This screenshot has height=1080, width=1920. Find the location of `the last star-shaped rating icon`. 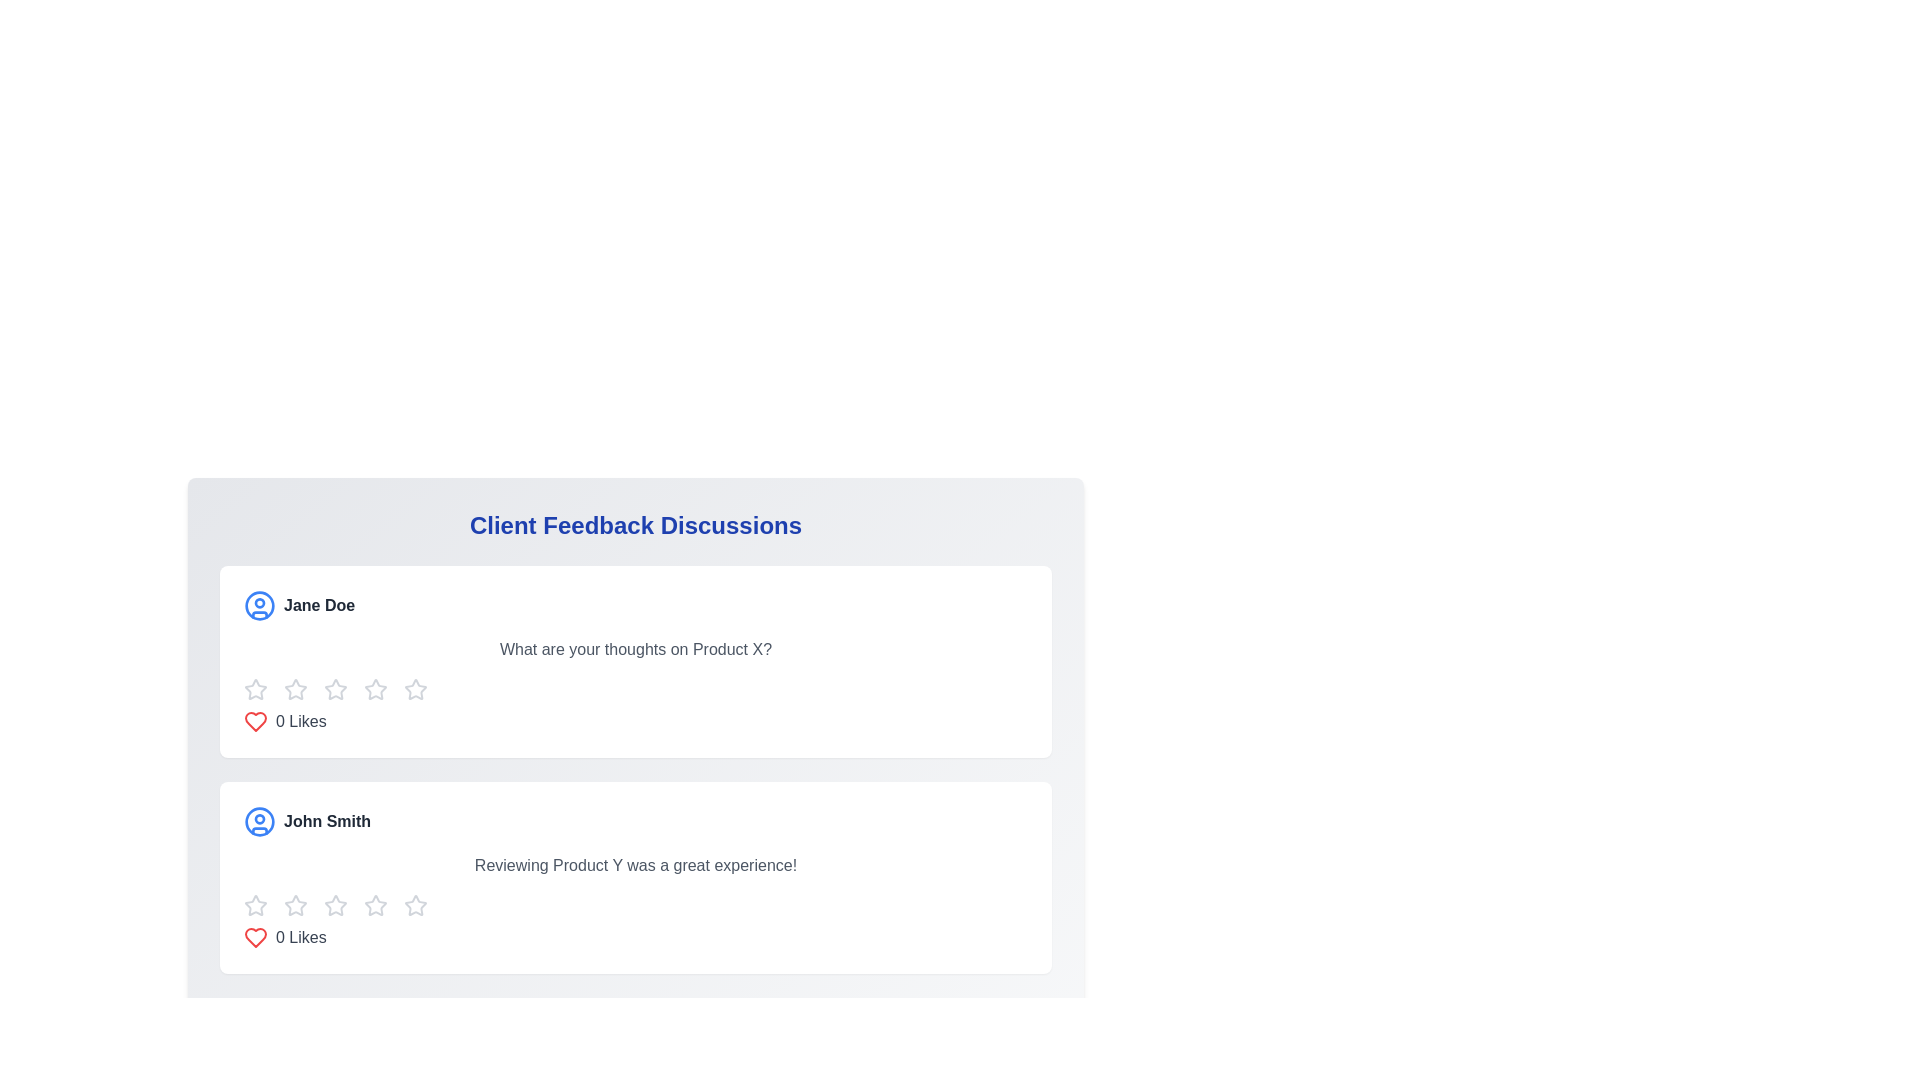

the last star-shaped rating icon is located at coordinates (415, 906).